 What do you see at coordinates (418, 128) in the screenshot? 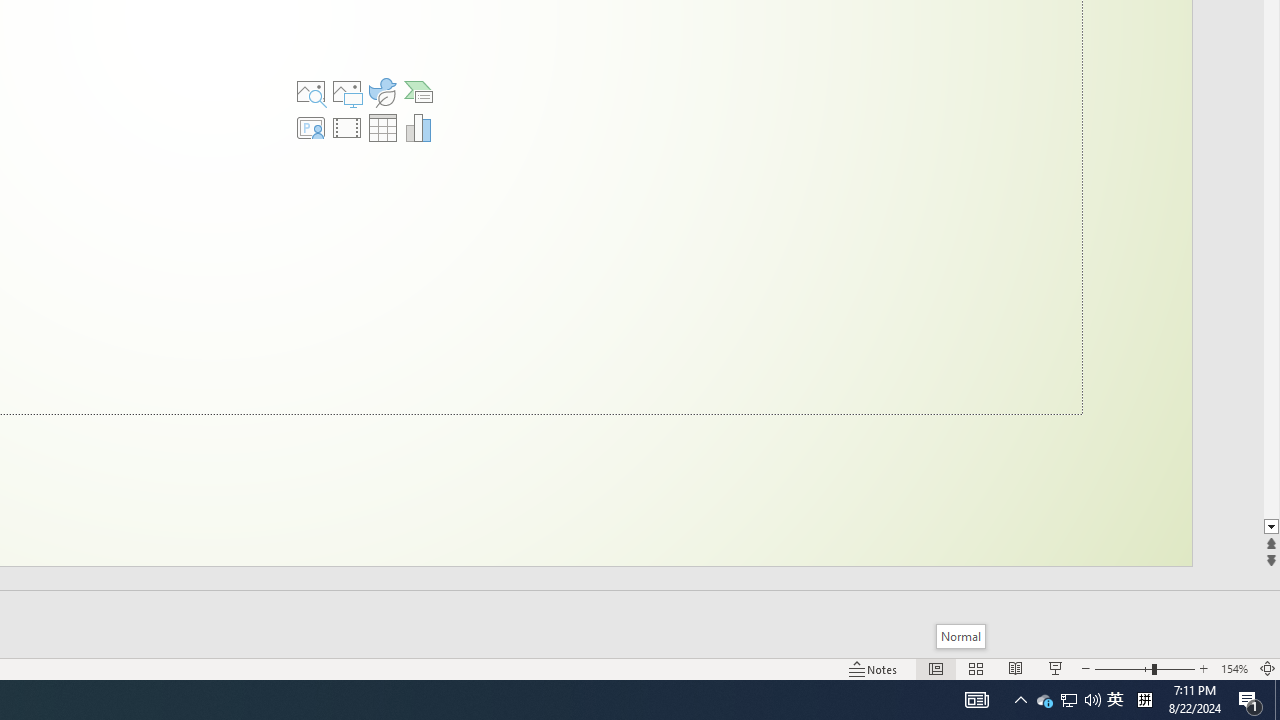
I see `'Insert Chart'` at bounding box center [418, 128].